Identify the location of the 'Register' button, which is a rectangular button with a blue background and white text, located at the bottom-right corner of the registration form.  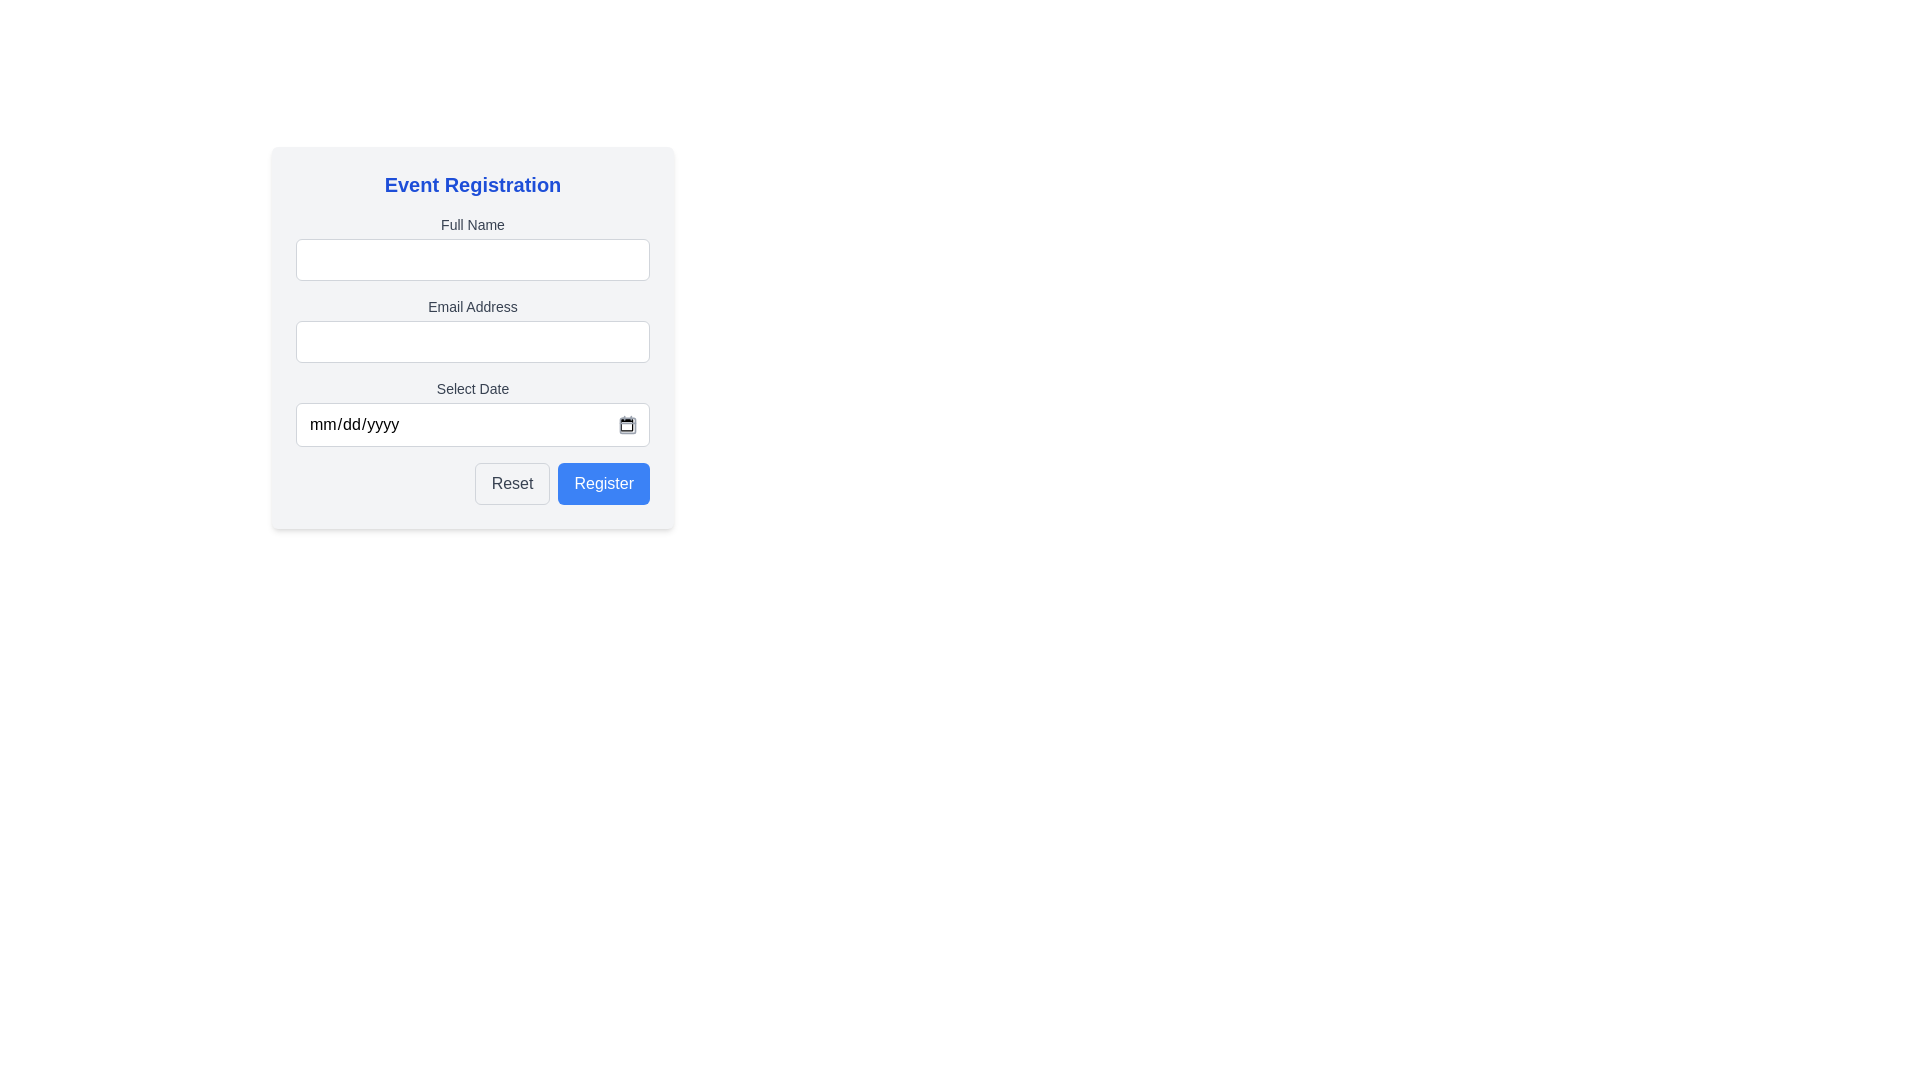
(603, 483).